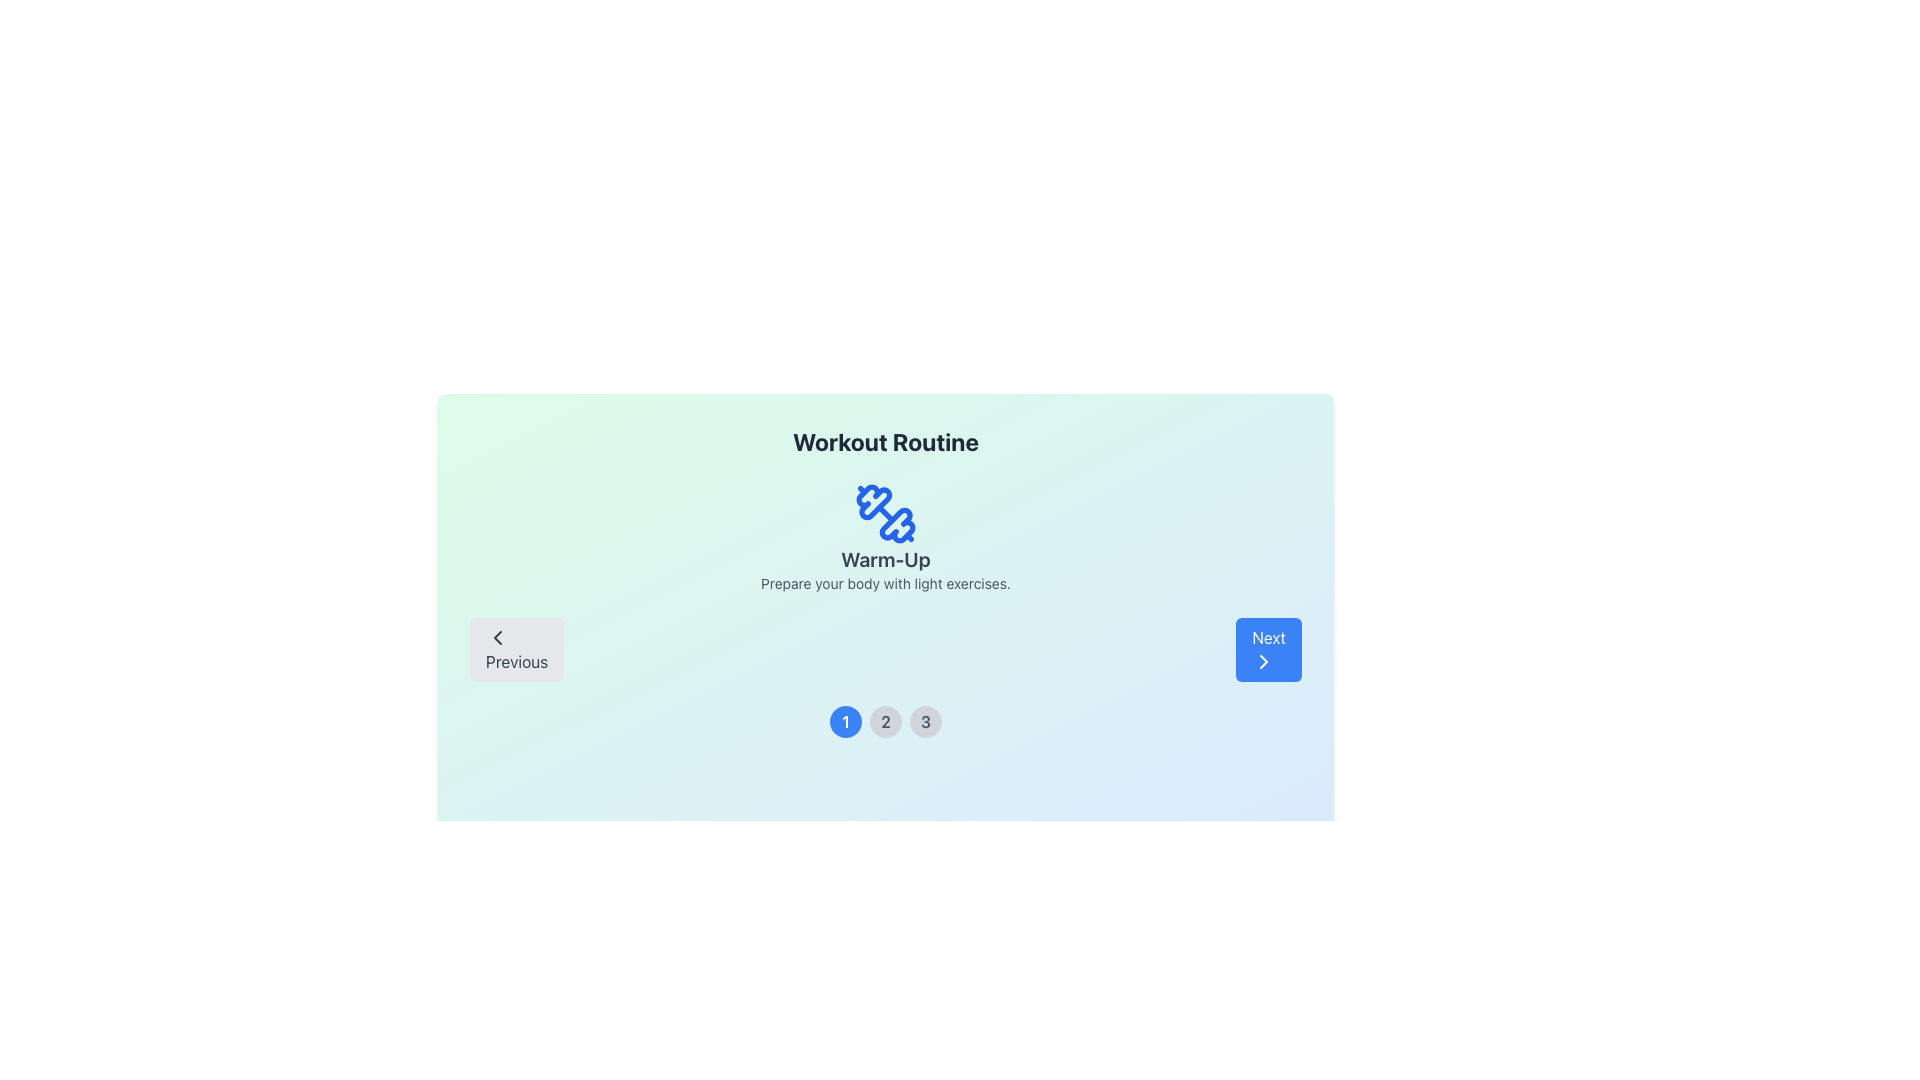 Image resolution: width=1920 pixels, height=1080 pixels. What do you see at coordinates (885, 721) in the screenshot?
I see `the circular button labeled '2', which is centrally located in a row of three buttons at the bottom of the interface` at bounding box center [885, 721].